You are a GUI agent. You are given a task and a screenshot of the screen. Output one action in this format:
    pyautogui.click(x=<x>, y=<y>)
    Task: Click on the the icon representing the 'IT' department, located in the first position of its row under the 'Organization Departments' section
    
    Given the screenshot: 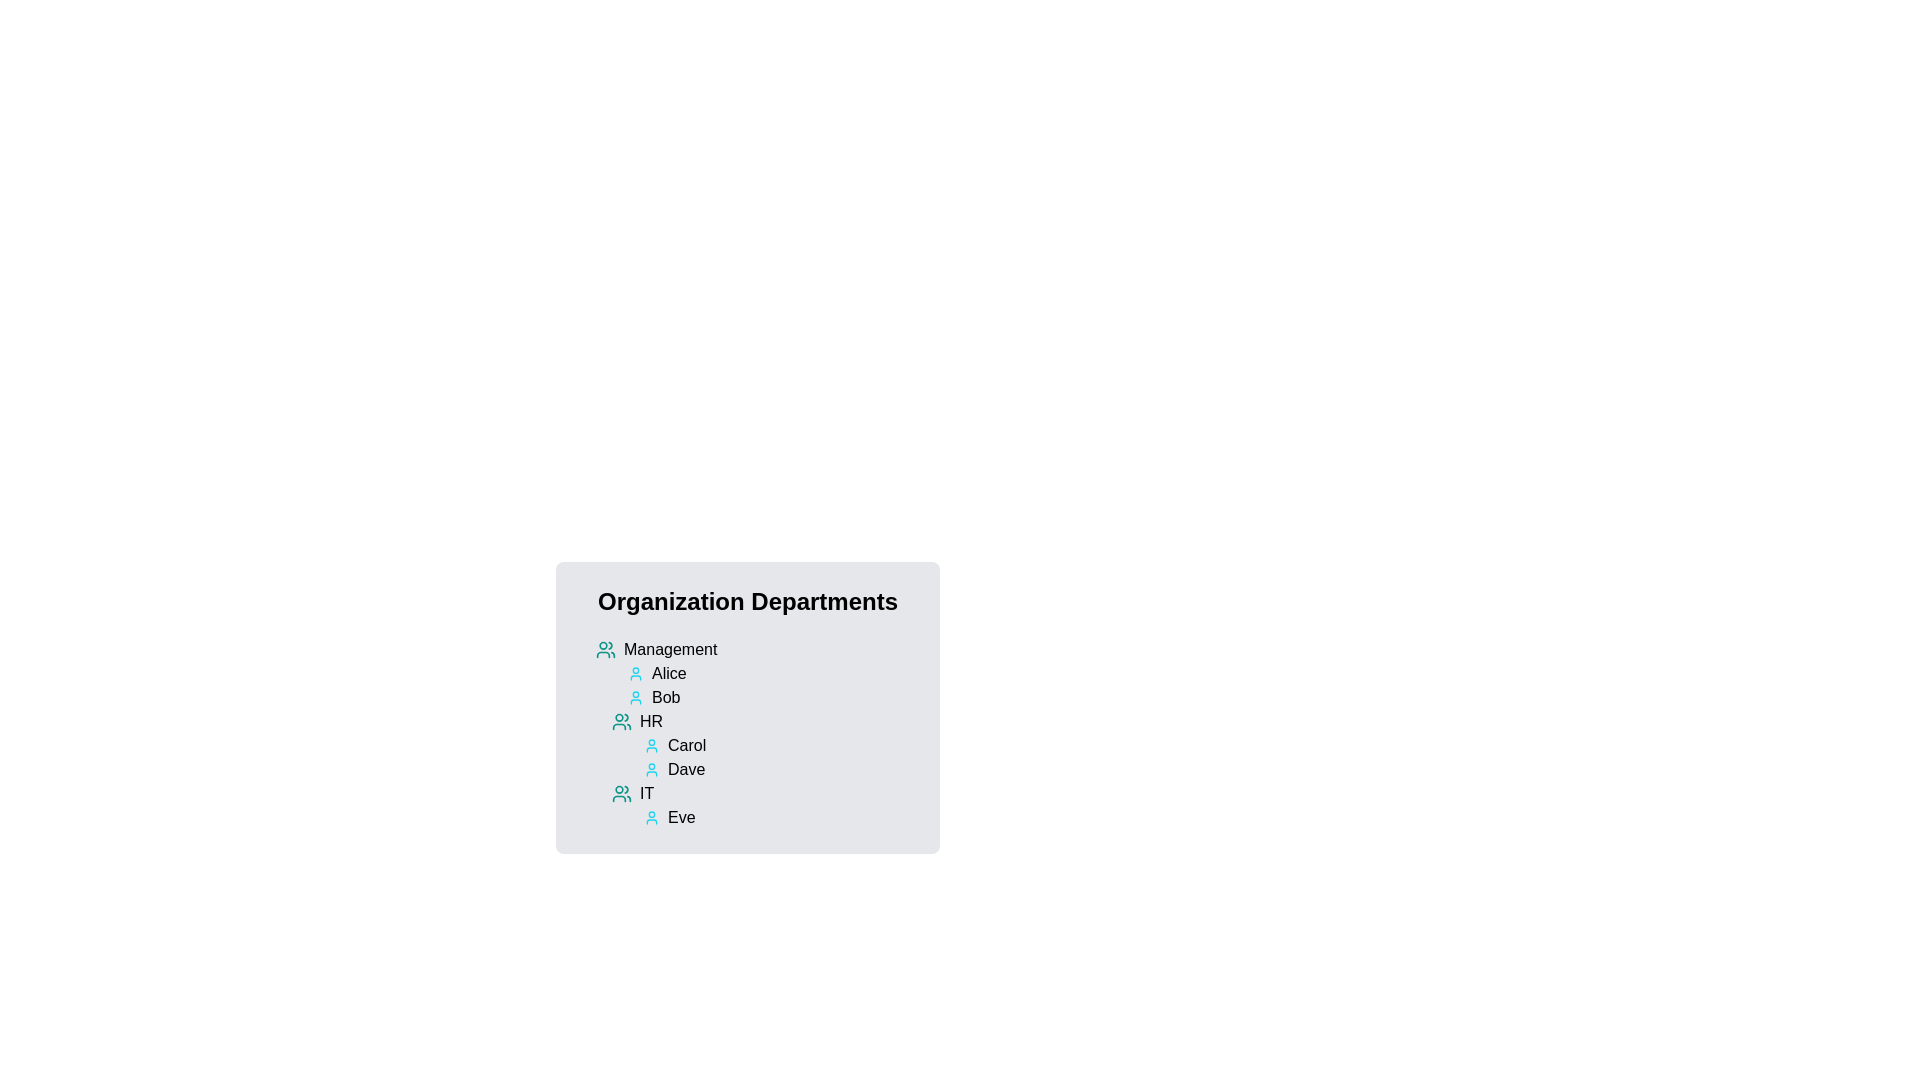 What is the action you would take?
    pyautogui.click(x=621, y=793)
    